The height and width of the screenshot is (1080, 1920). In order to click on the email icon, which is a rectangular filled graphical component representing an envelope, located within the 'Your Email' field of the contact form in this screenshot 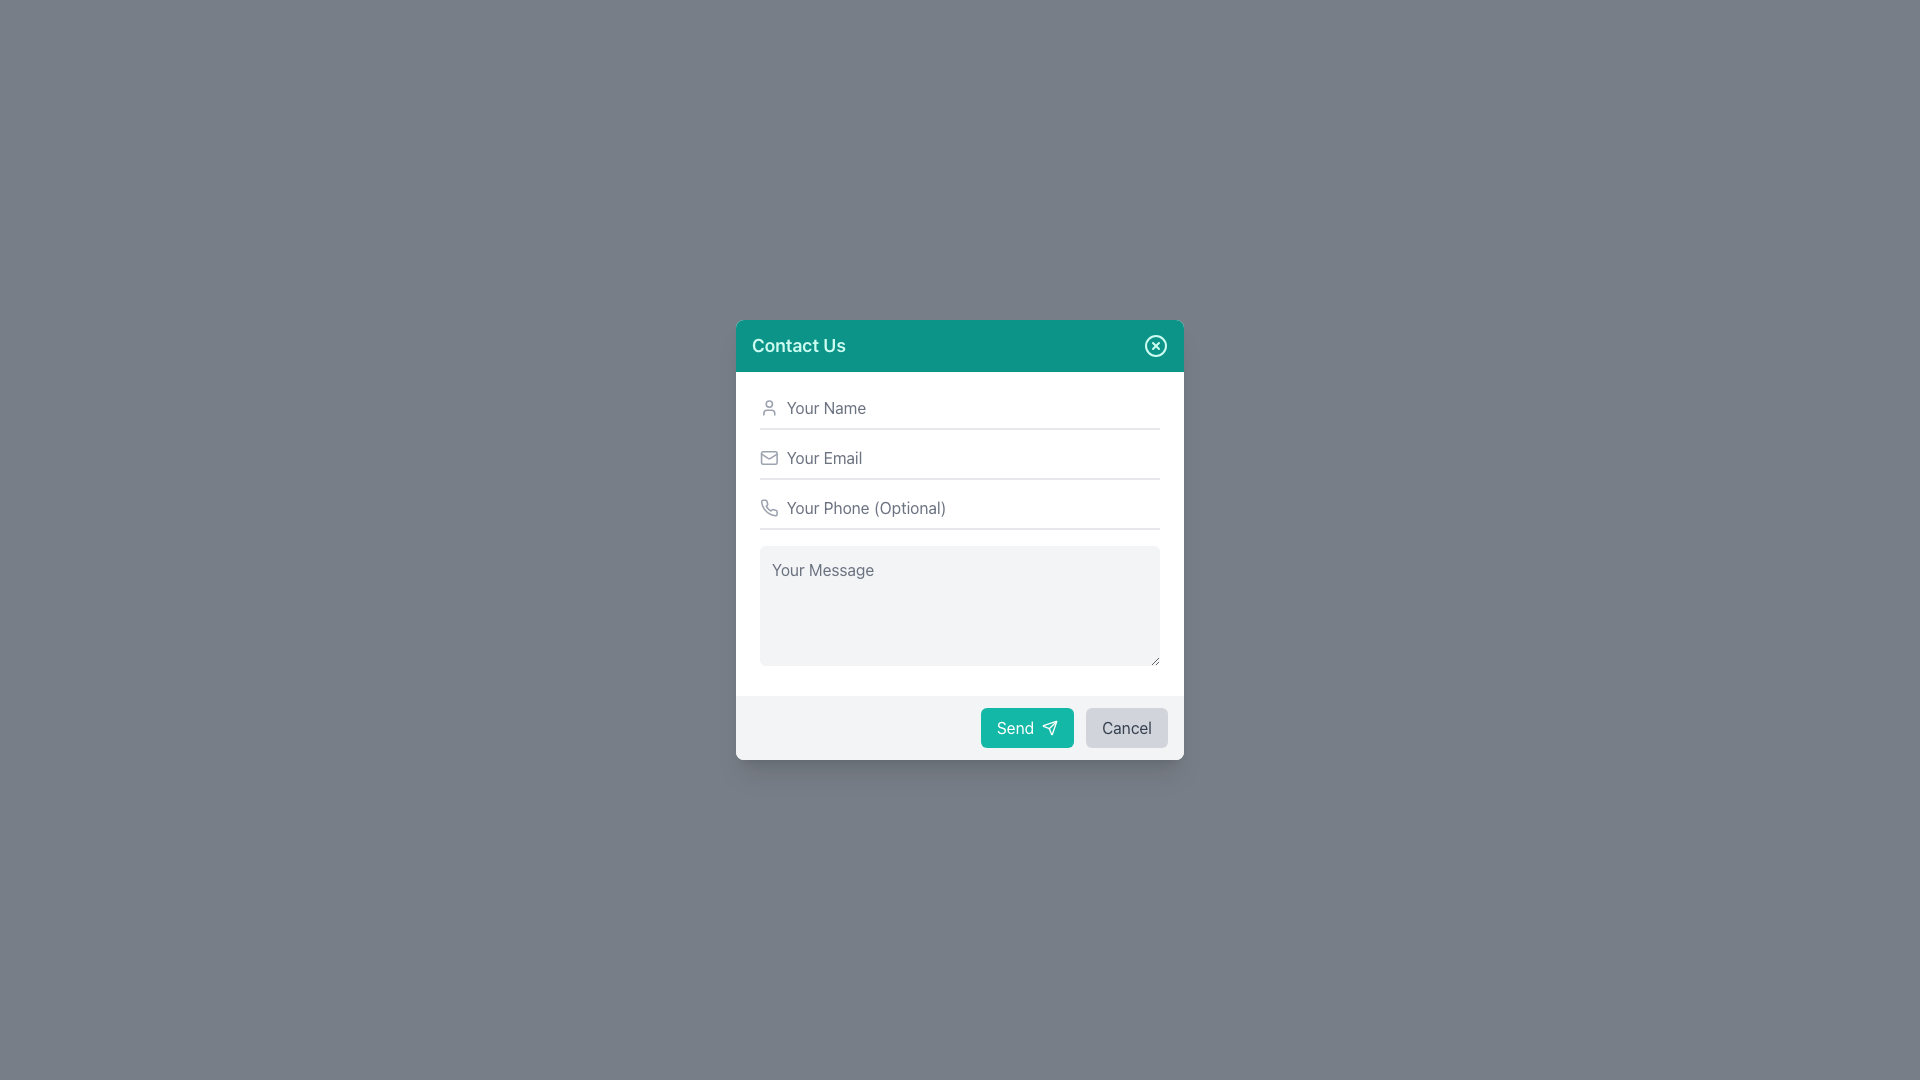, I will do `click(768, 458)`.